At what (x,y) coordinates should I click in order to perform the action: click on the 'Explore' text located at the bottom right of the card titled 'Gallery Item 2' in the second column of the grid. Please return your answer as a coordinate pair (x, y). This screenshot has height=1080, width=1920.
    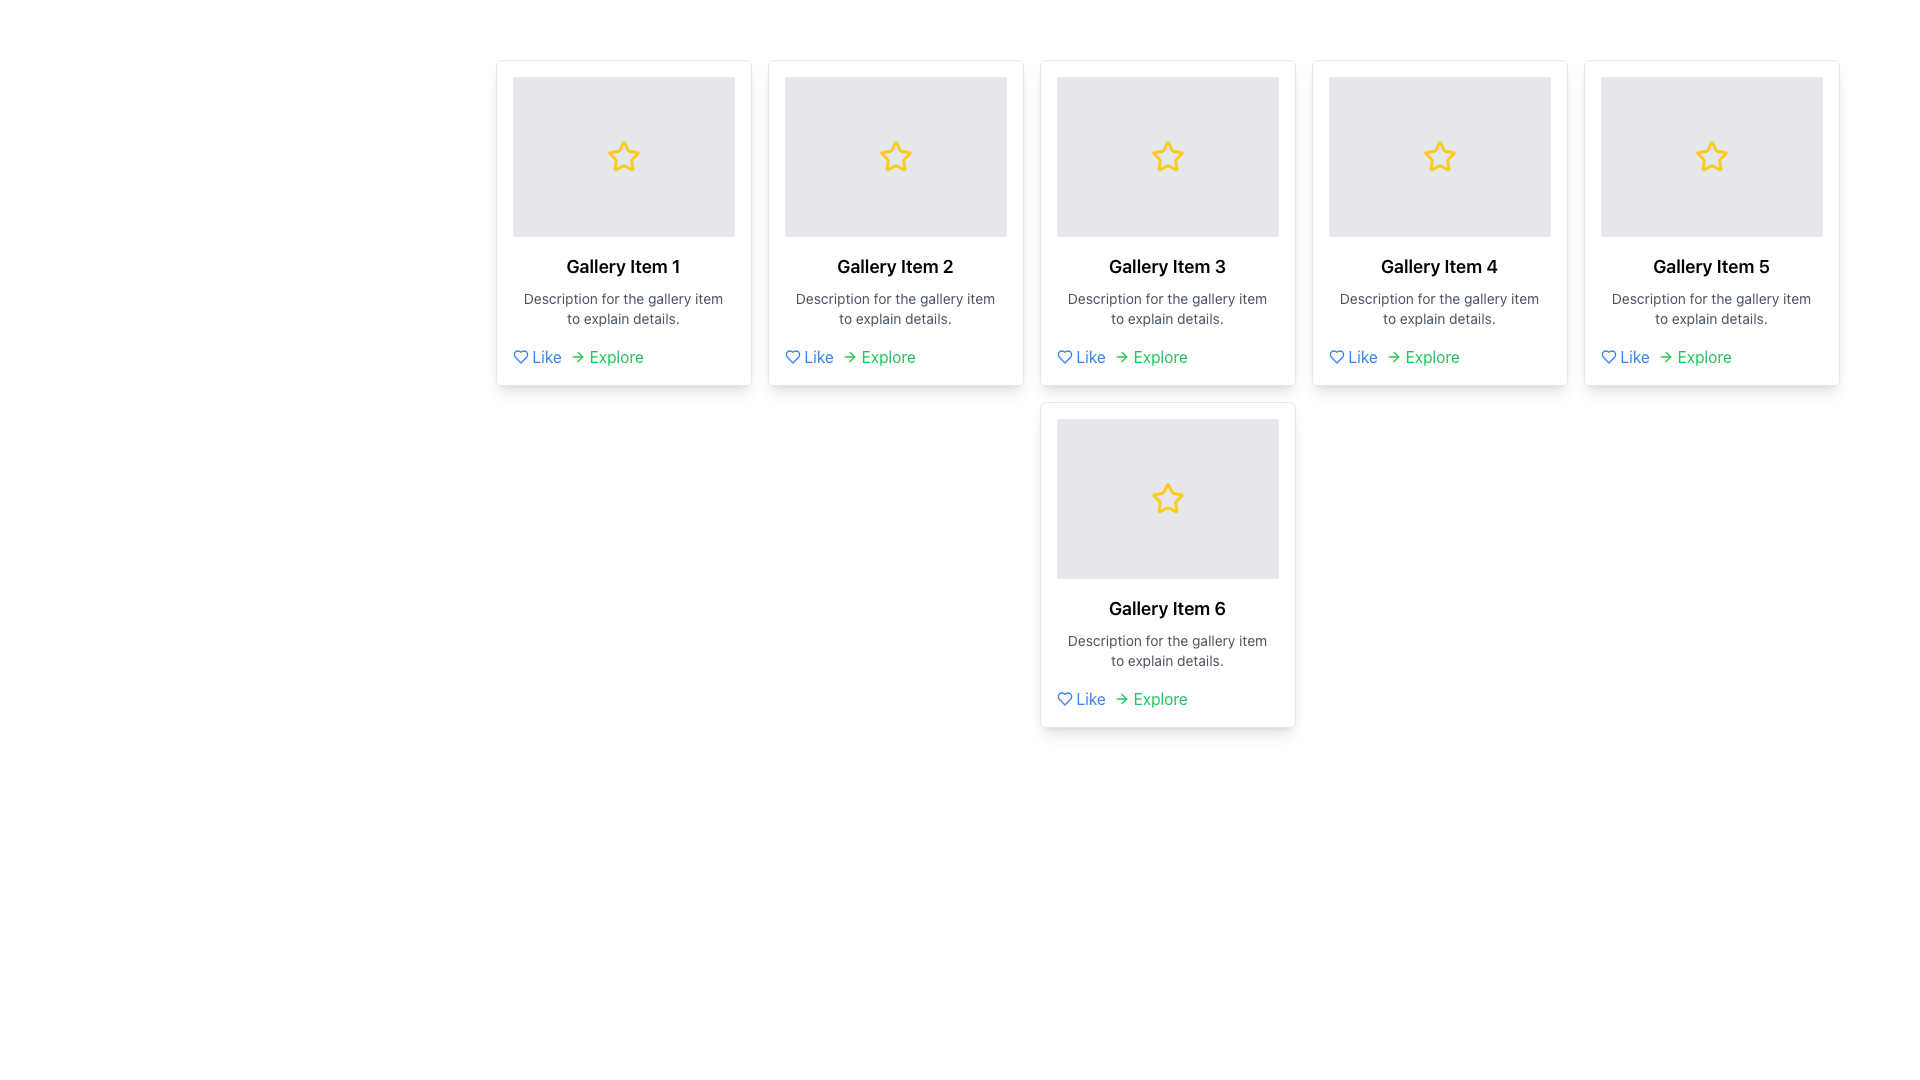
    Looking at the image, I should click on (894, 356).